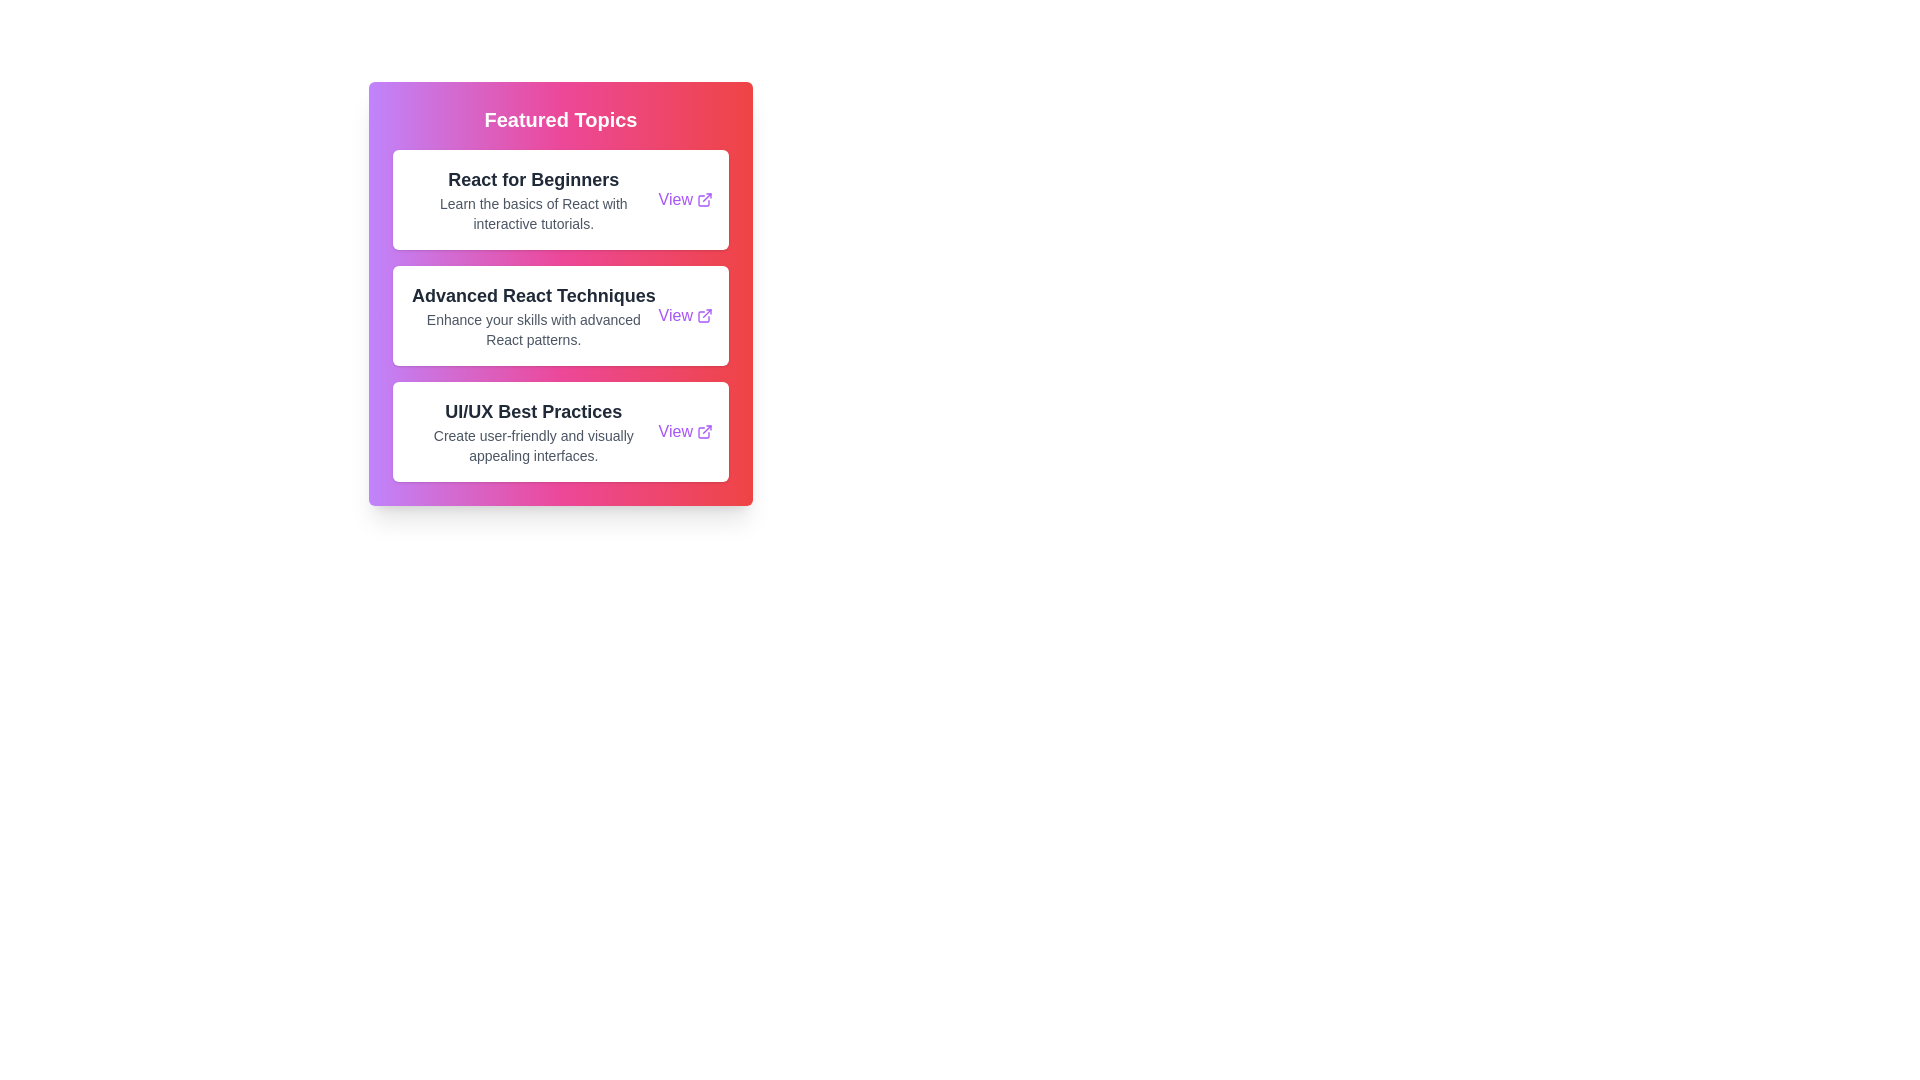 This screenshot has height=1080, width=1920. I want to click on the external link icon located to the right of the 'View' text next to 'React for Beginners' in the topmost section of the list of featured topics, so click(705, 200).